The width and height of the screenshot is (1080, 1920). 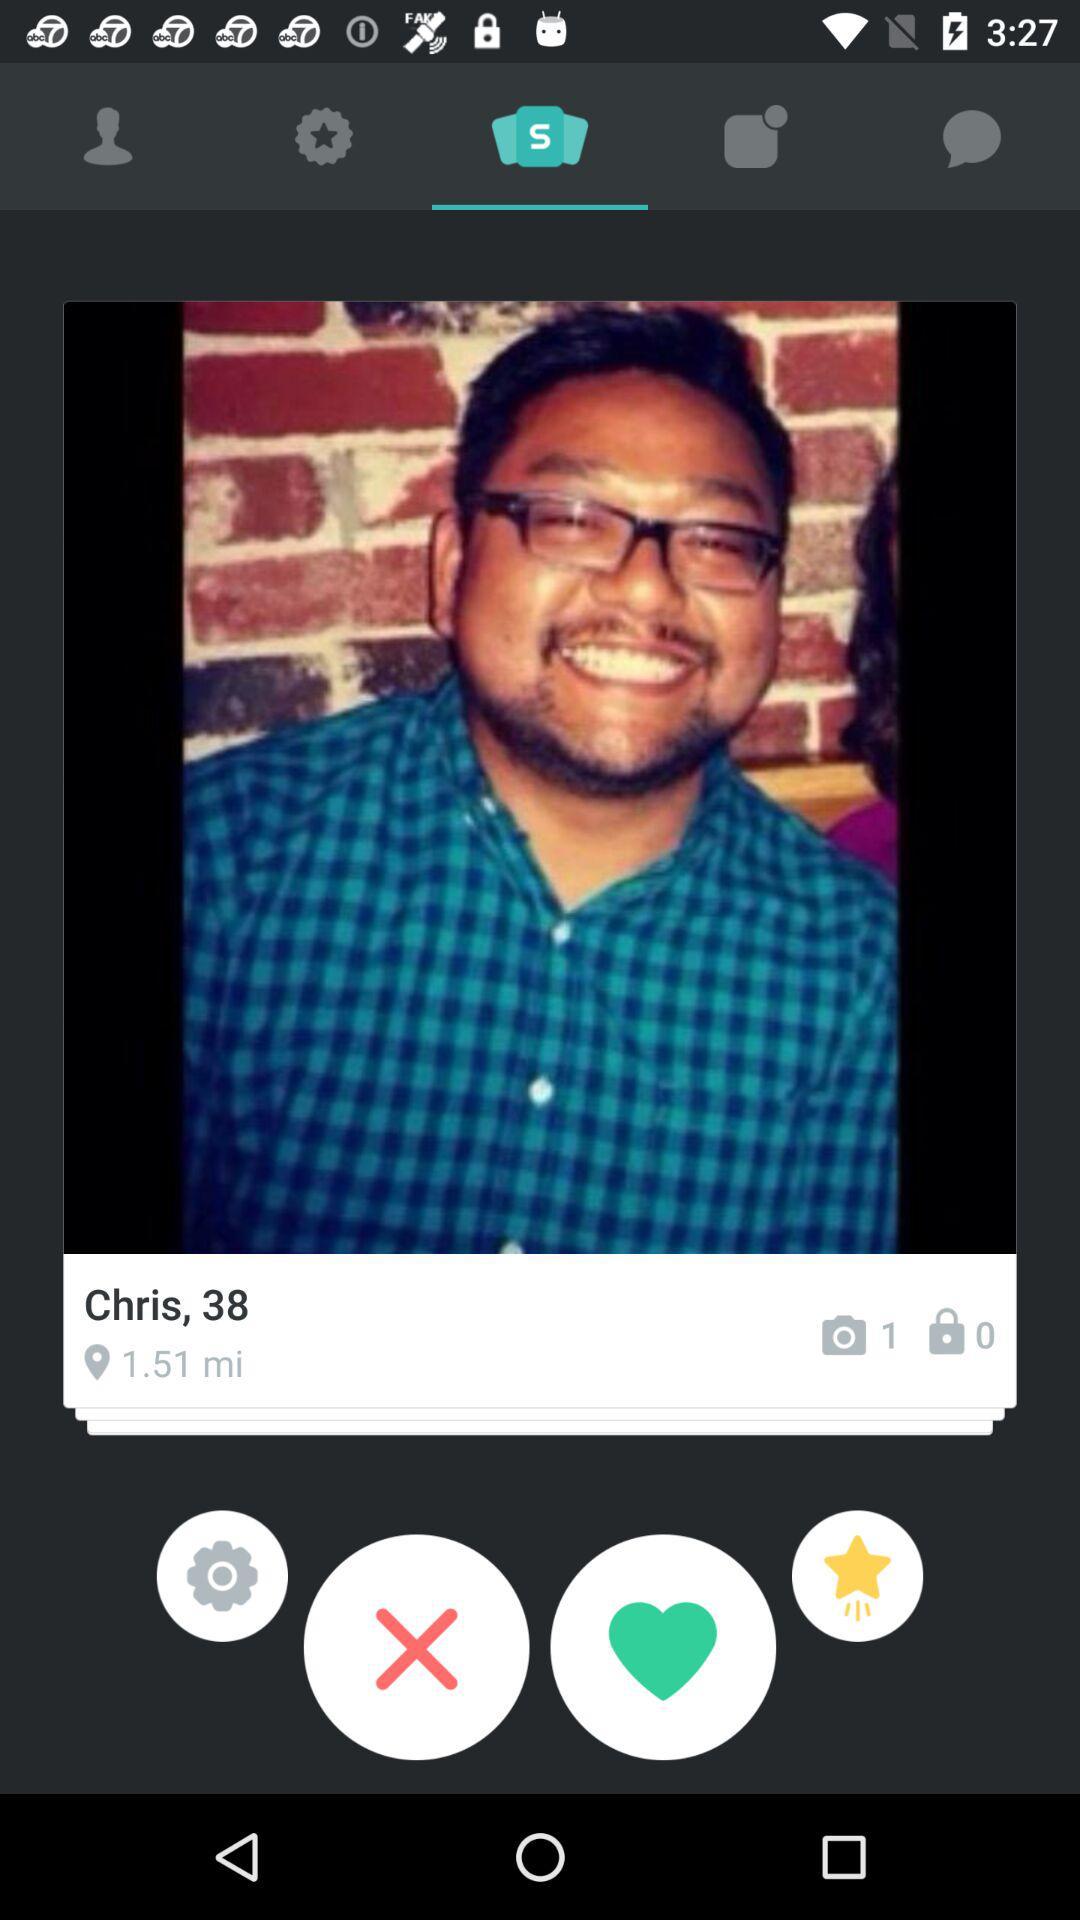 I want to click on the settings icon, so click(x=222, y=1575).